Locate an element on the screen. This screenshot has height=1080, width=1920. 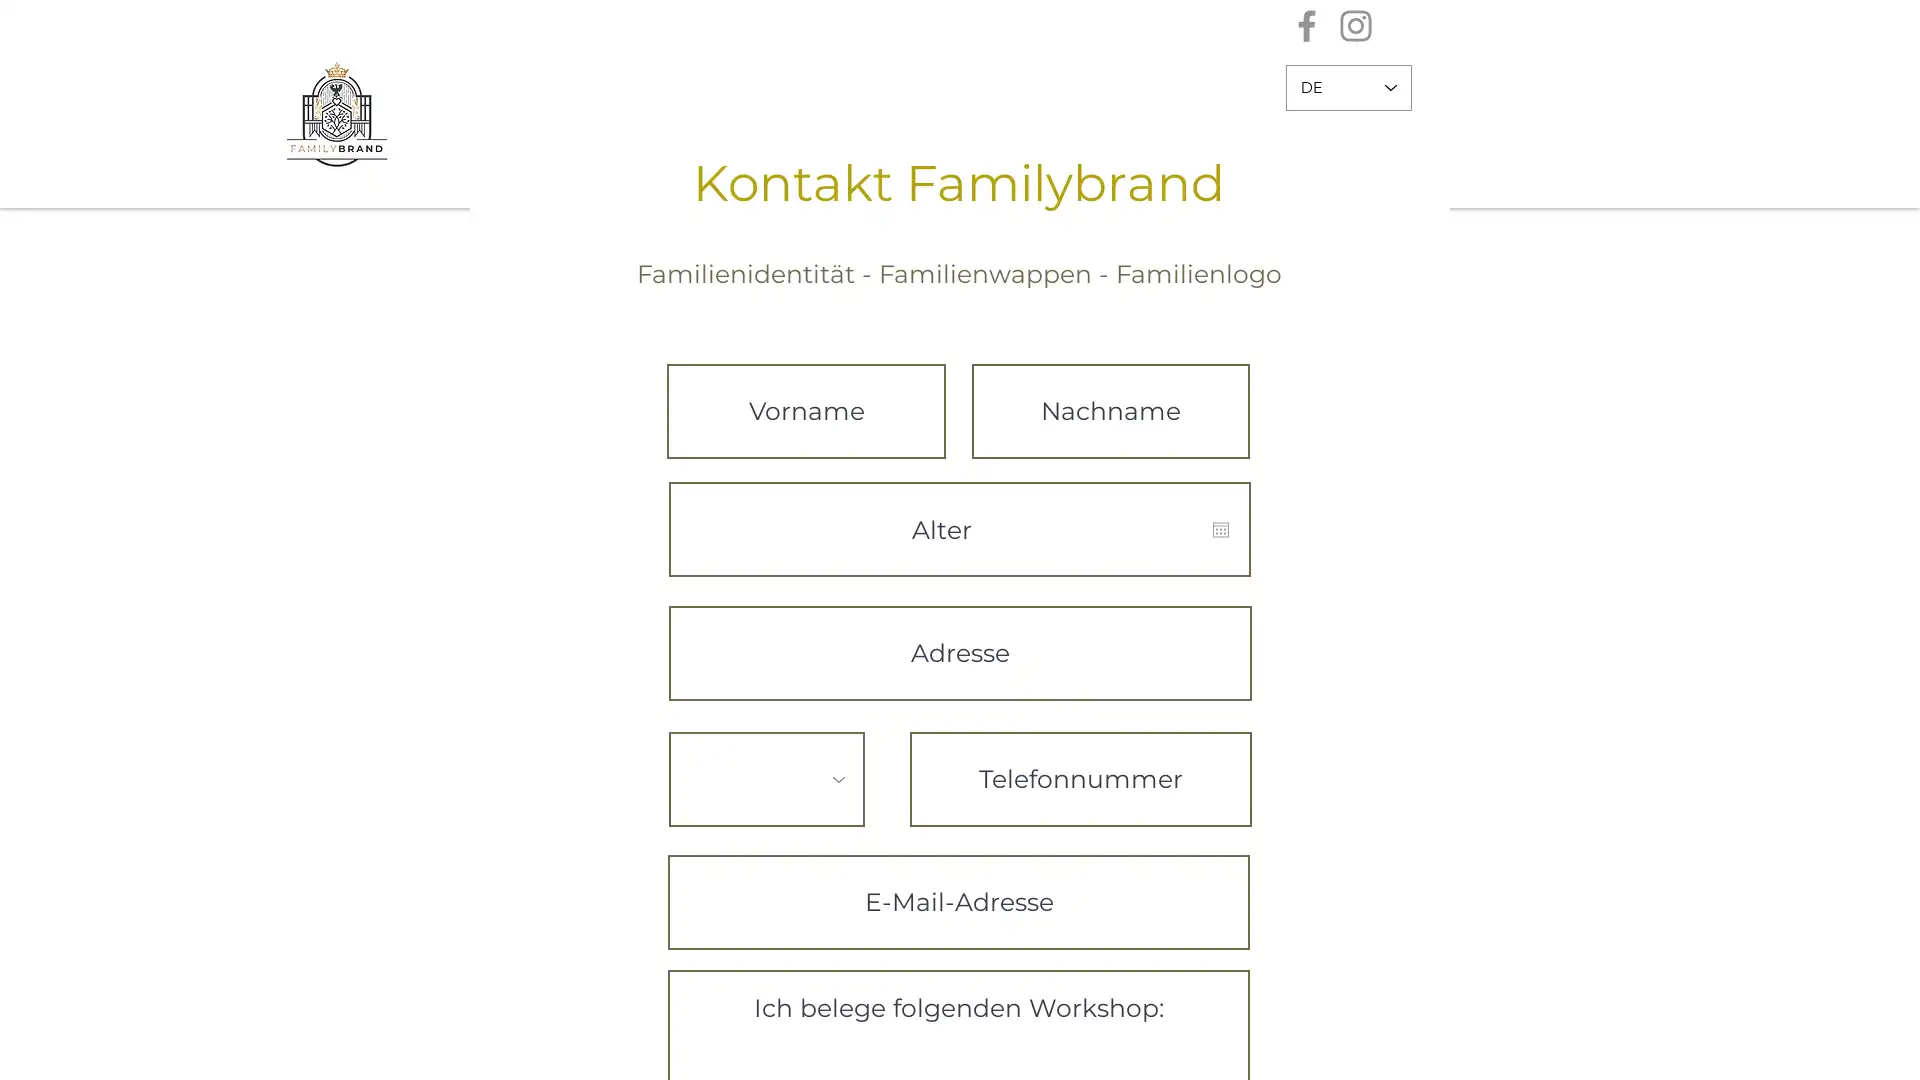
Alle ablehnen is located at coordinates (1679, 1047).